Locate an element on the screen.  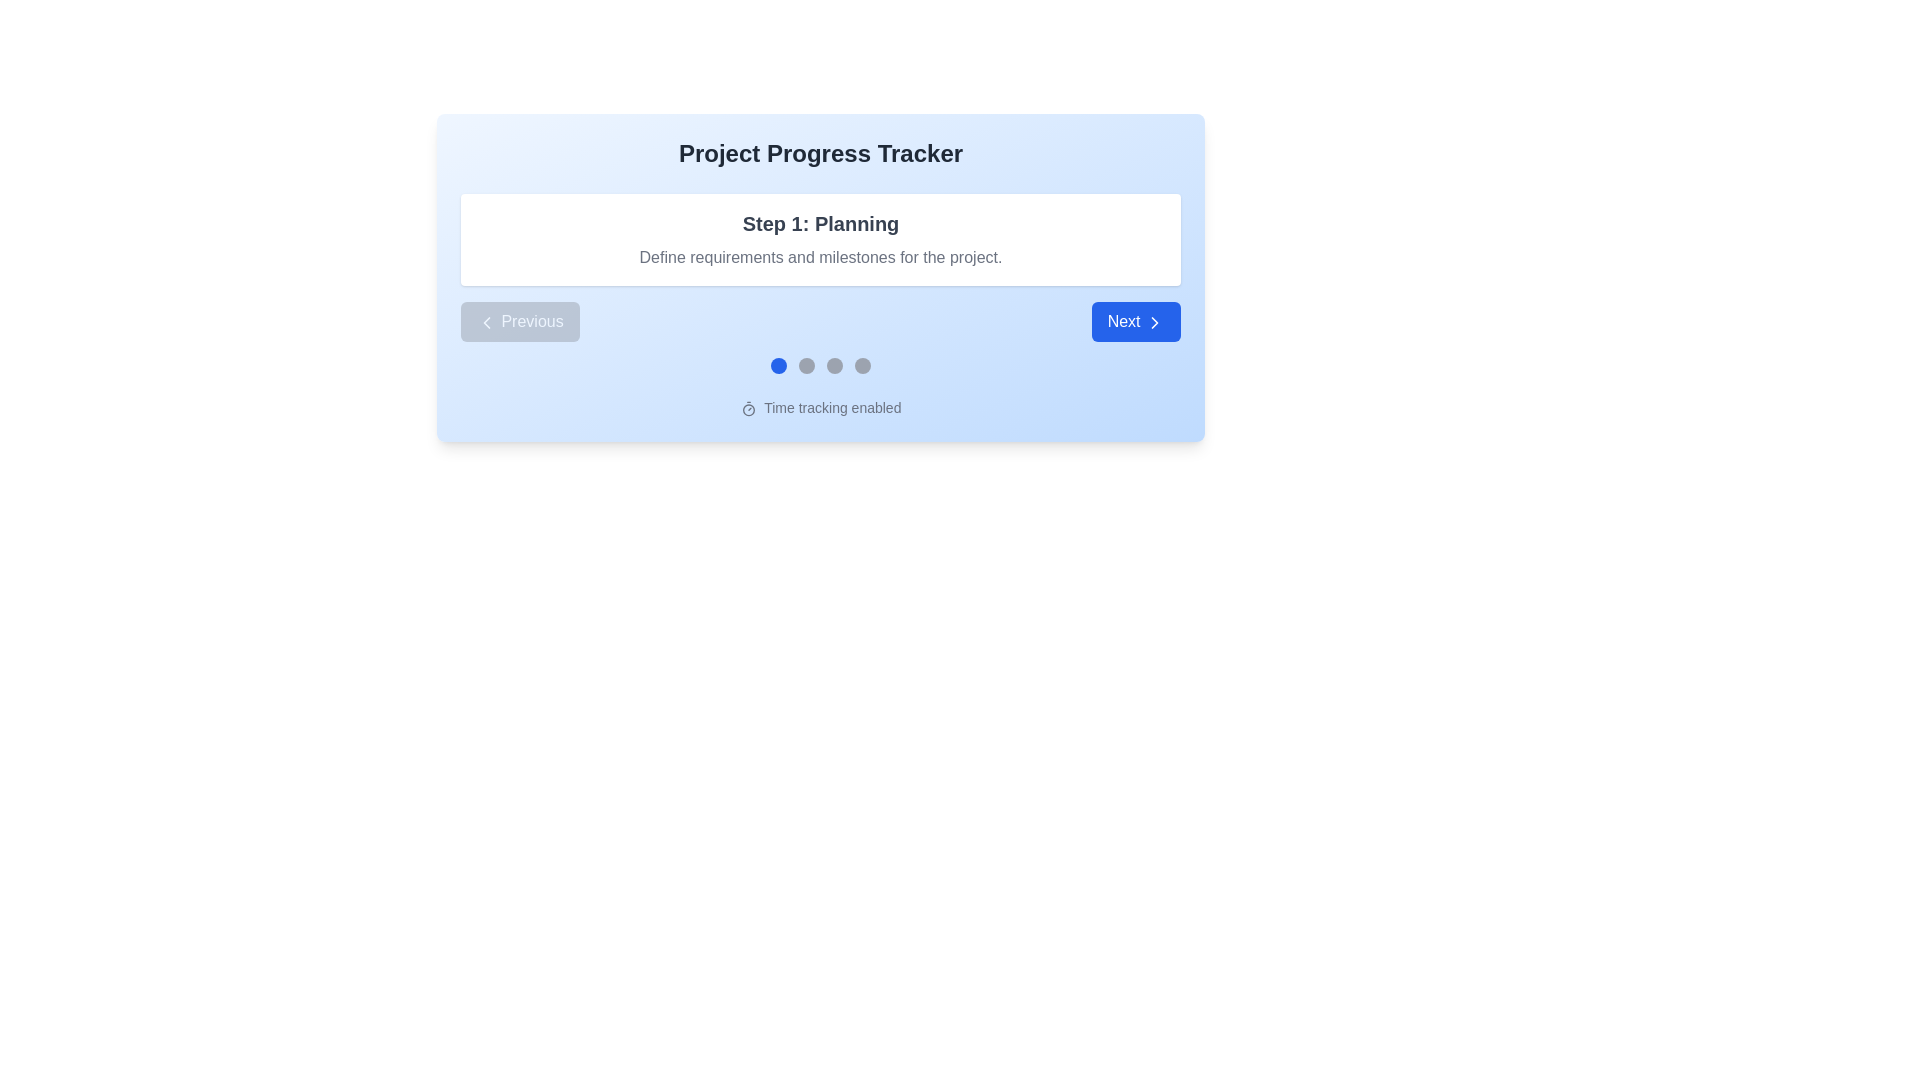
the navigational icon located on the blue 'Next' button adjacent to the 'Next' label is located at coordinates (1155, 320).